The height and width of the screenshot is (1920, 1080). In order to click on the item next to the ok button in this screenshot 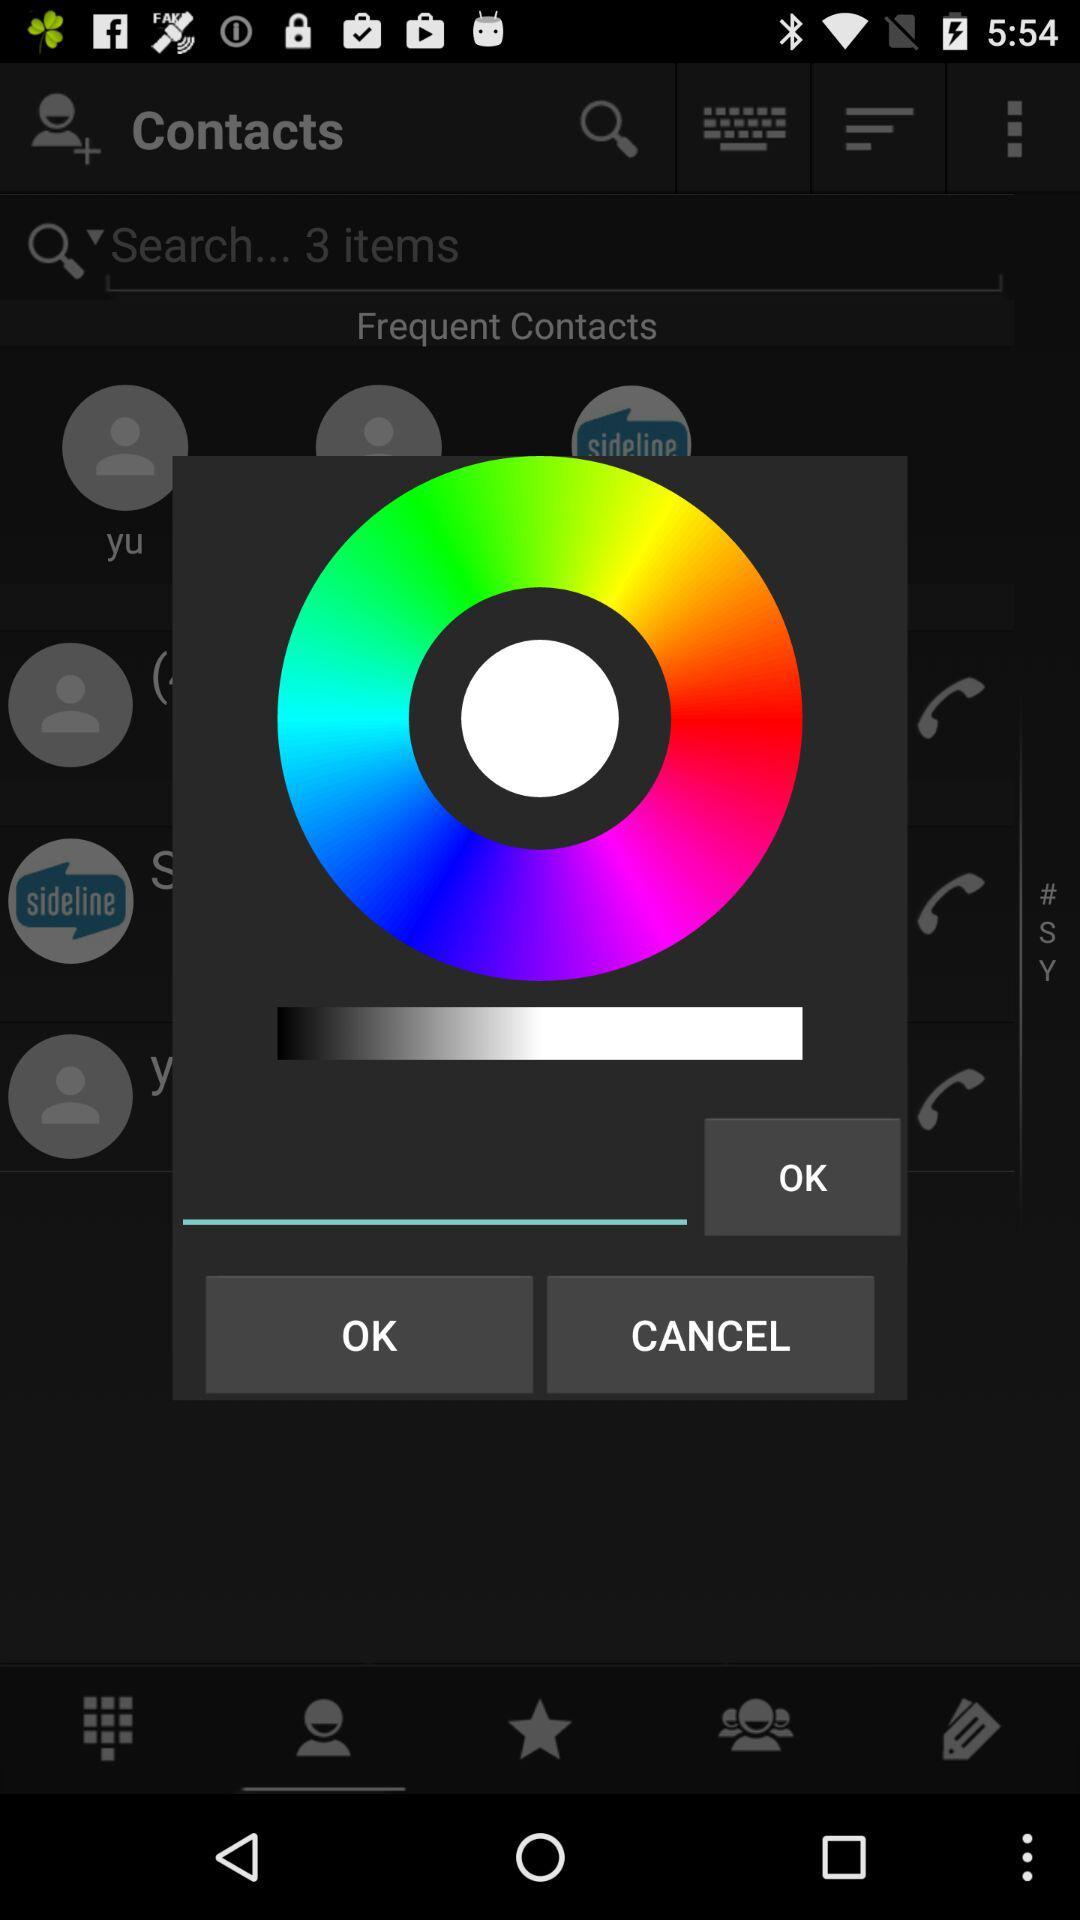, I will do `click(709, 1334)`.